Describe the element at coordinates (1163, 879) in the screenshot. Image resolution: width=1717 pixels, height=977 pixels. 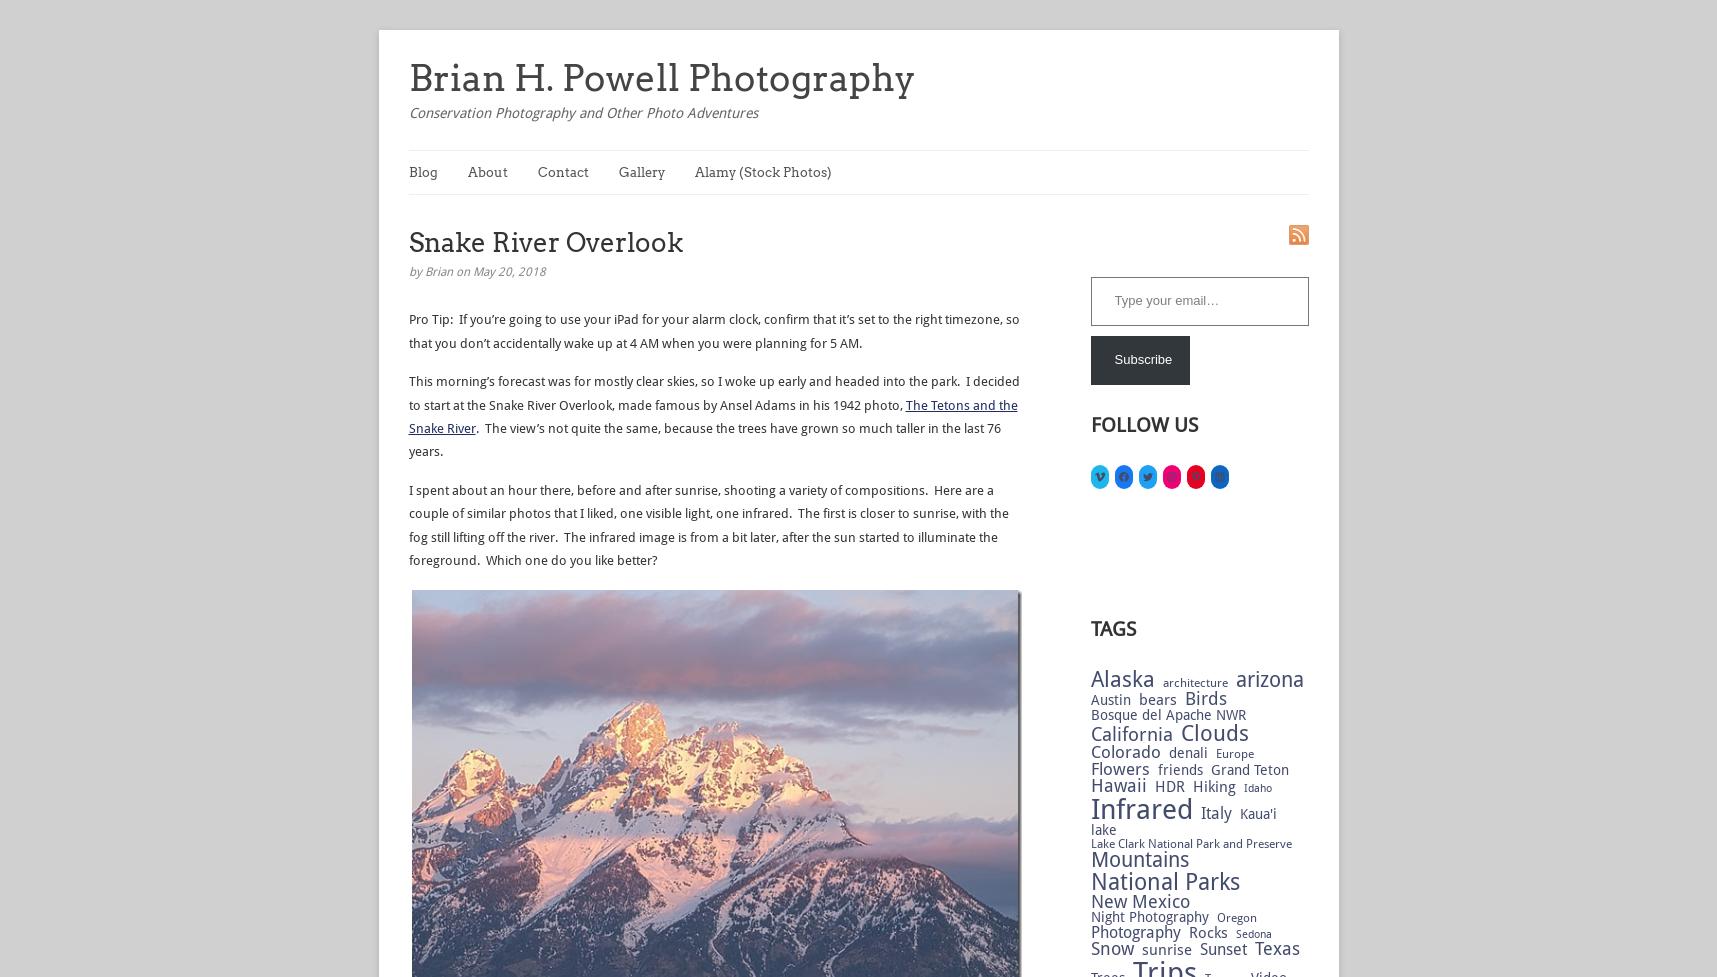
I see `'National Parks'` at that location.